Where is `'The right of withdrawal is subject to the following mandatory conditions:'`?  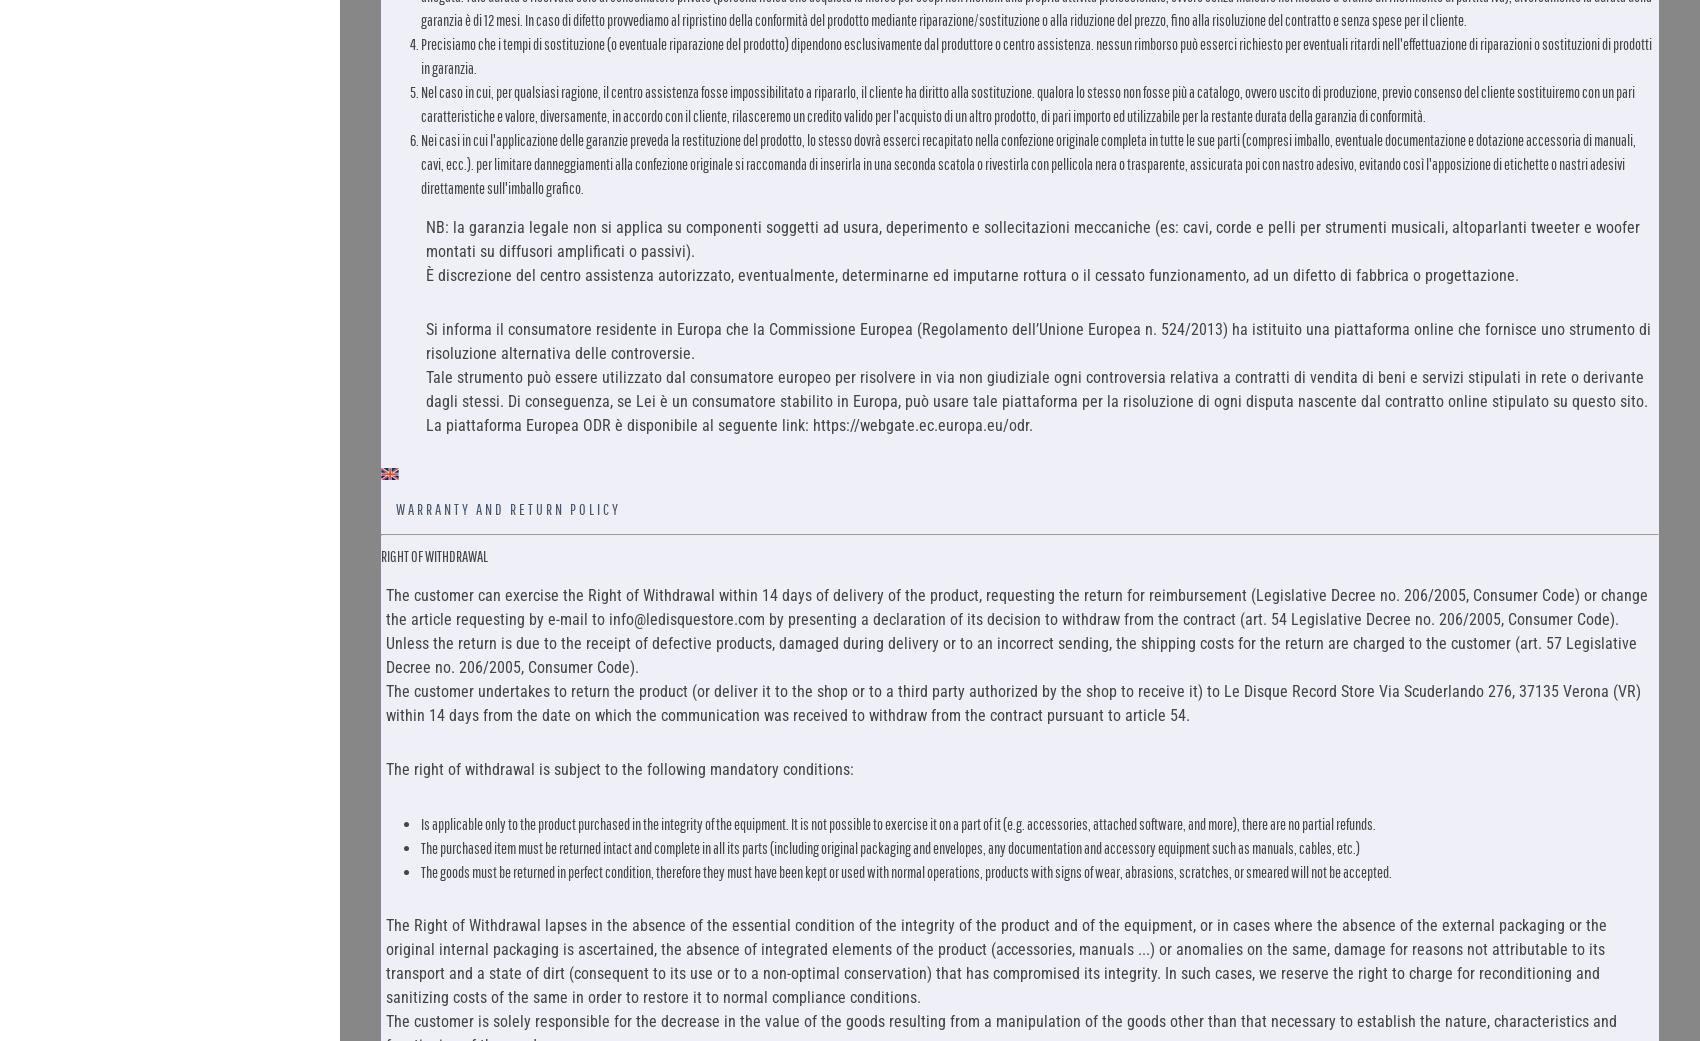
'The right of withdrawal is subject to the following mandatory conditions:' is located at coordinates (617, 768).